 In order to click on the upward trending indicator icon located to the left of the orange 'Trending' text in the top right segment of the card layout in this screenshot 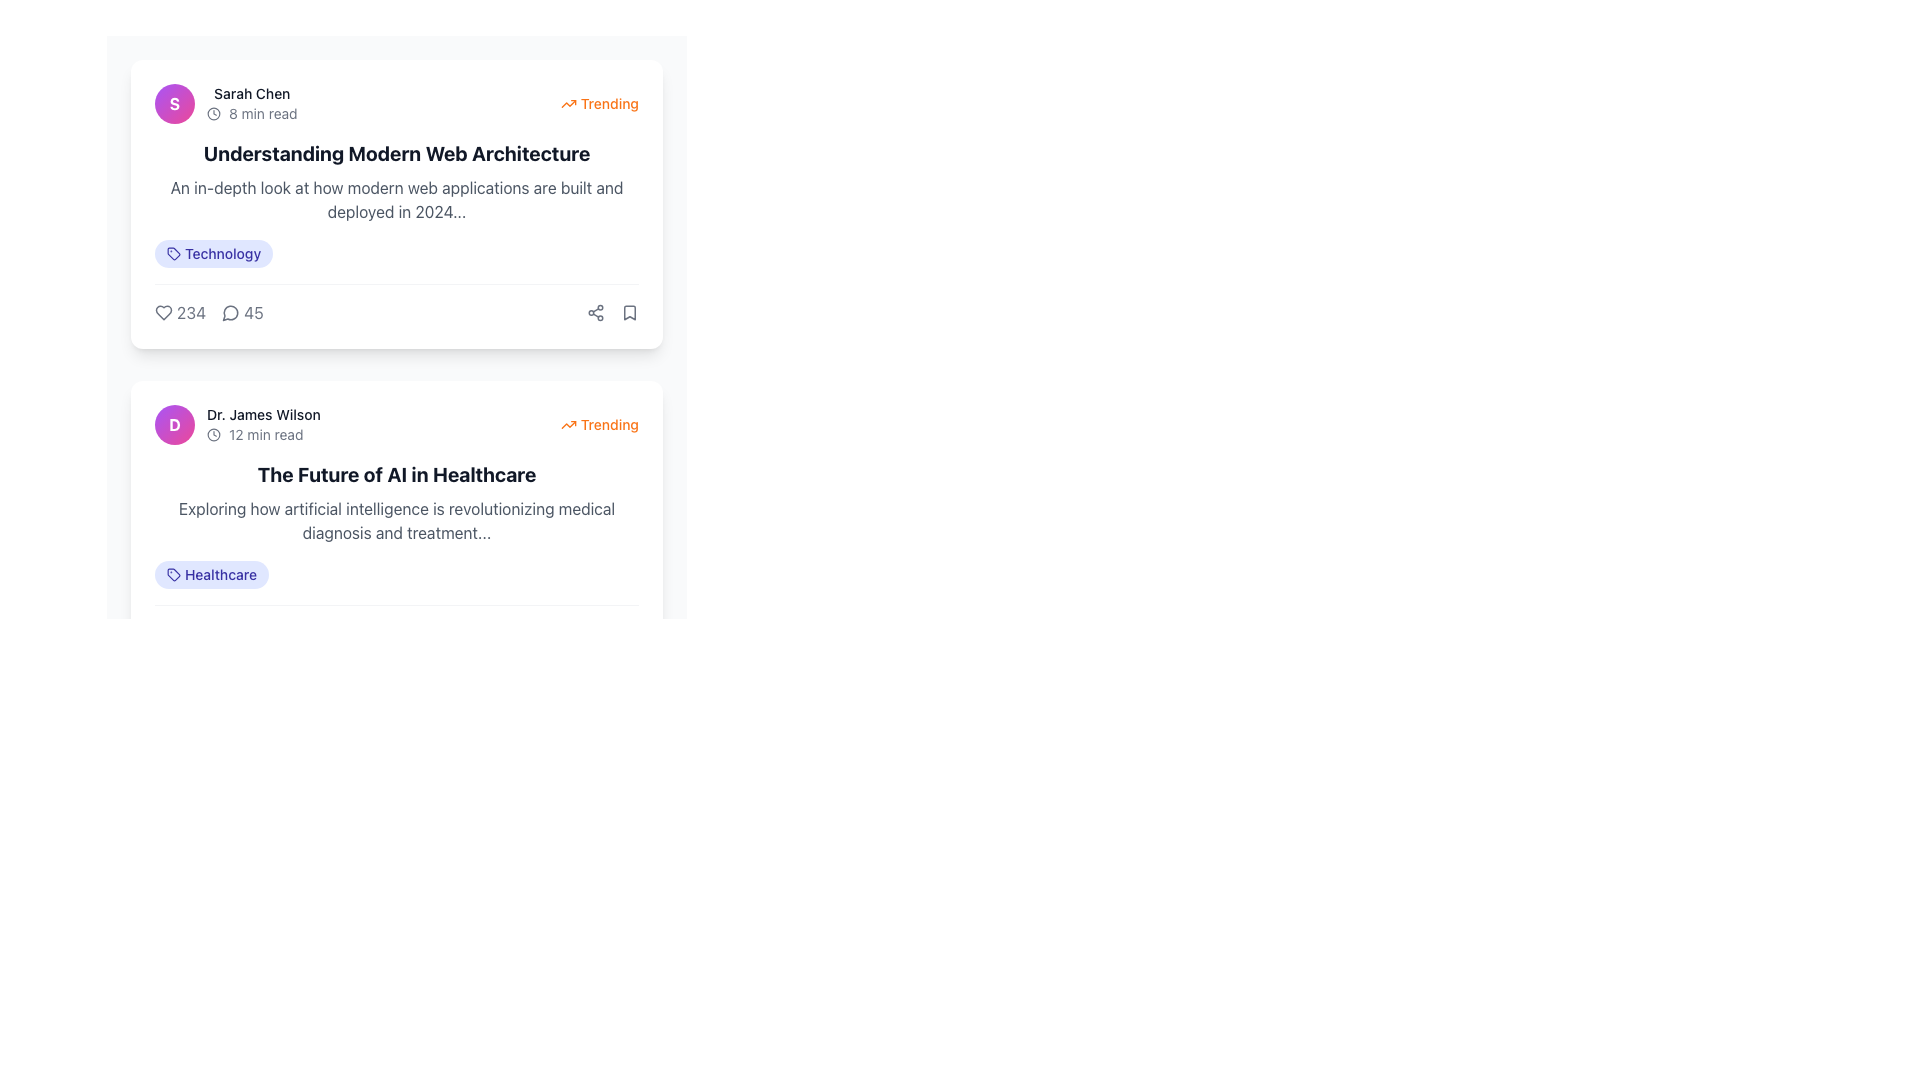, I will do `click(567, 423)`.